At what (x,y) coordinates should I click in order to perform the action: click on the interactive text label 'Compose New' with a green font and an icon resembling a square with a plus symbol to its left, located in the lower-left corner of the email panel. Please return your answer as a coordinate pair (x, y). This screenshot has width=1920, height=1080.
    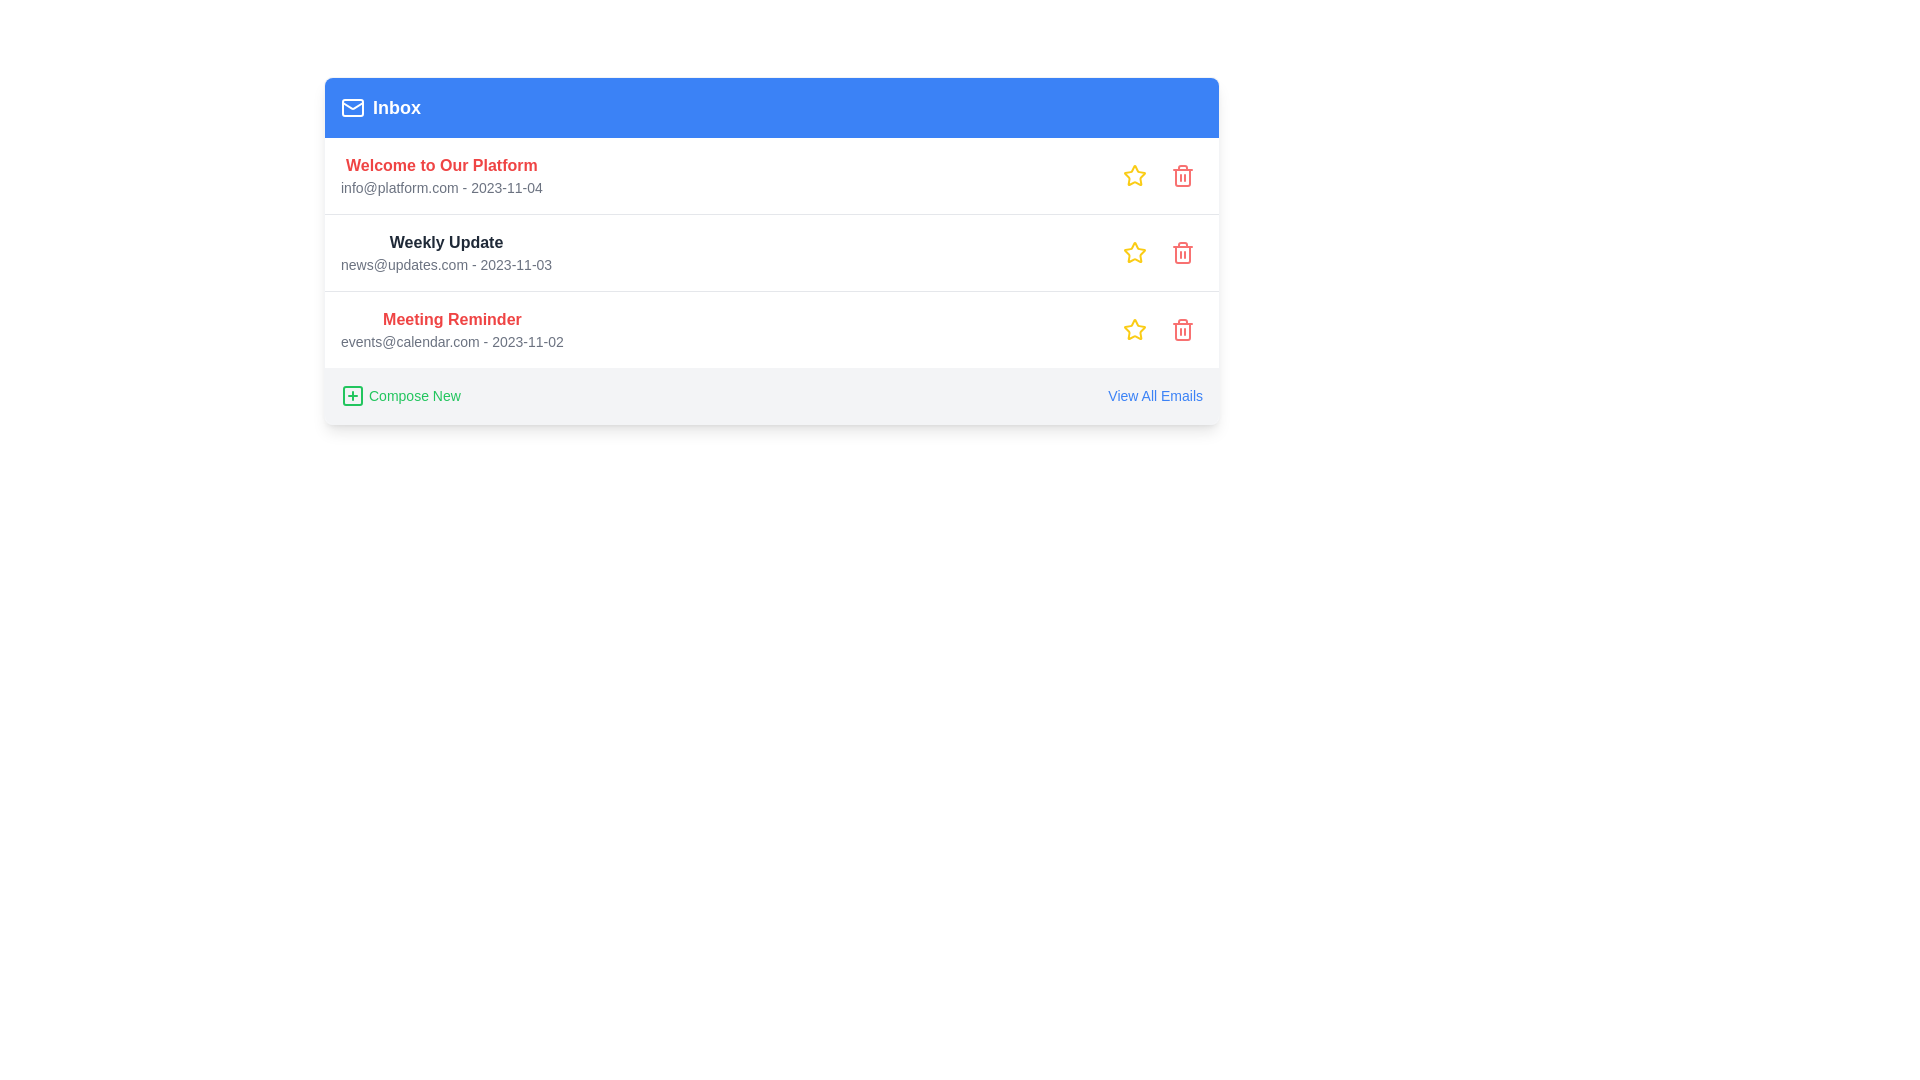
    Looking at the image, I should click on (400, 396).